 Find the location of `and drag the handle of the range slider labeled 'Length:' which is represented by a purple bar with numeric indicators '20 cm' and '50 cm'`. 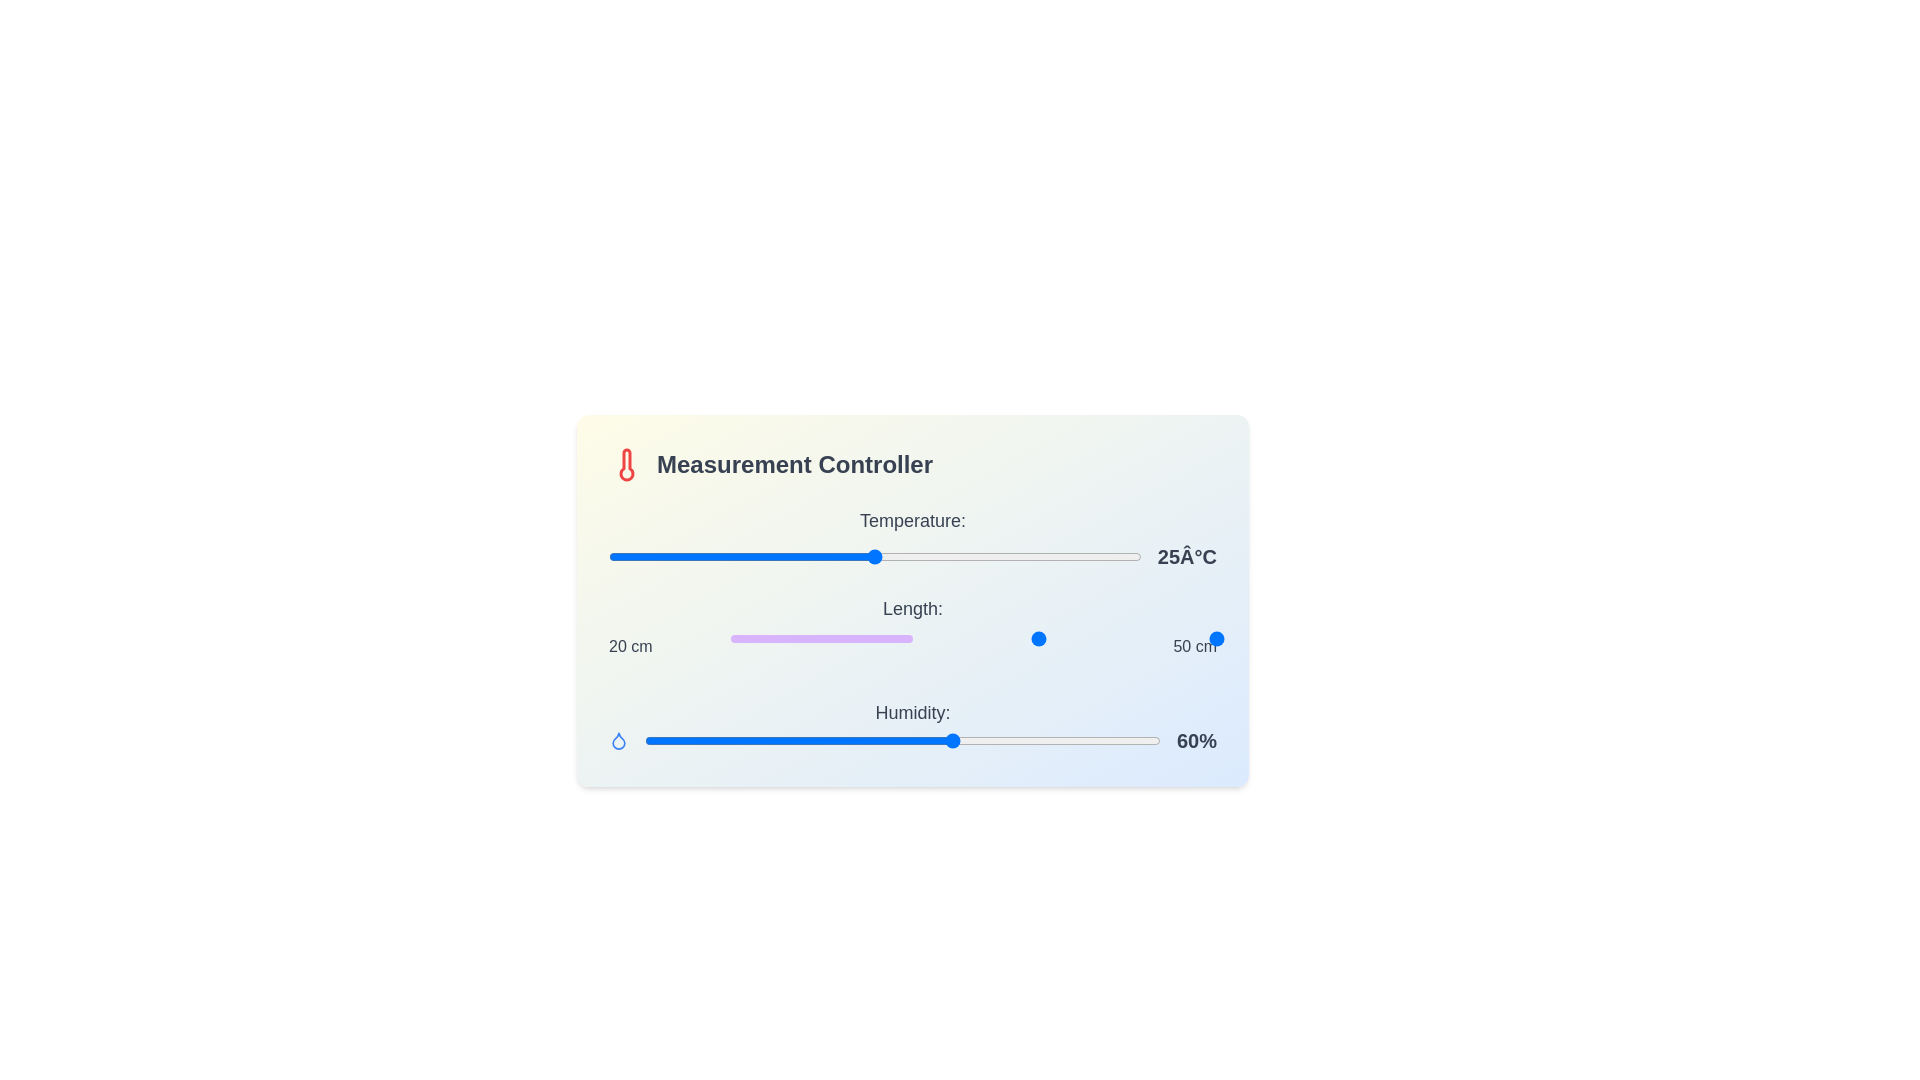

and drag the handle of the range slider labeled 'Length:' which is represented by a purple bar with numeric indicators '20 cm' and '50 cm' is located at coordinates (911, 635).